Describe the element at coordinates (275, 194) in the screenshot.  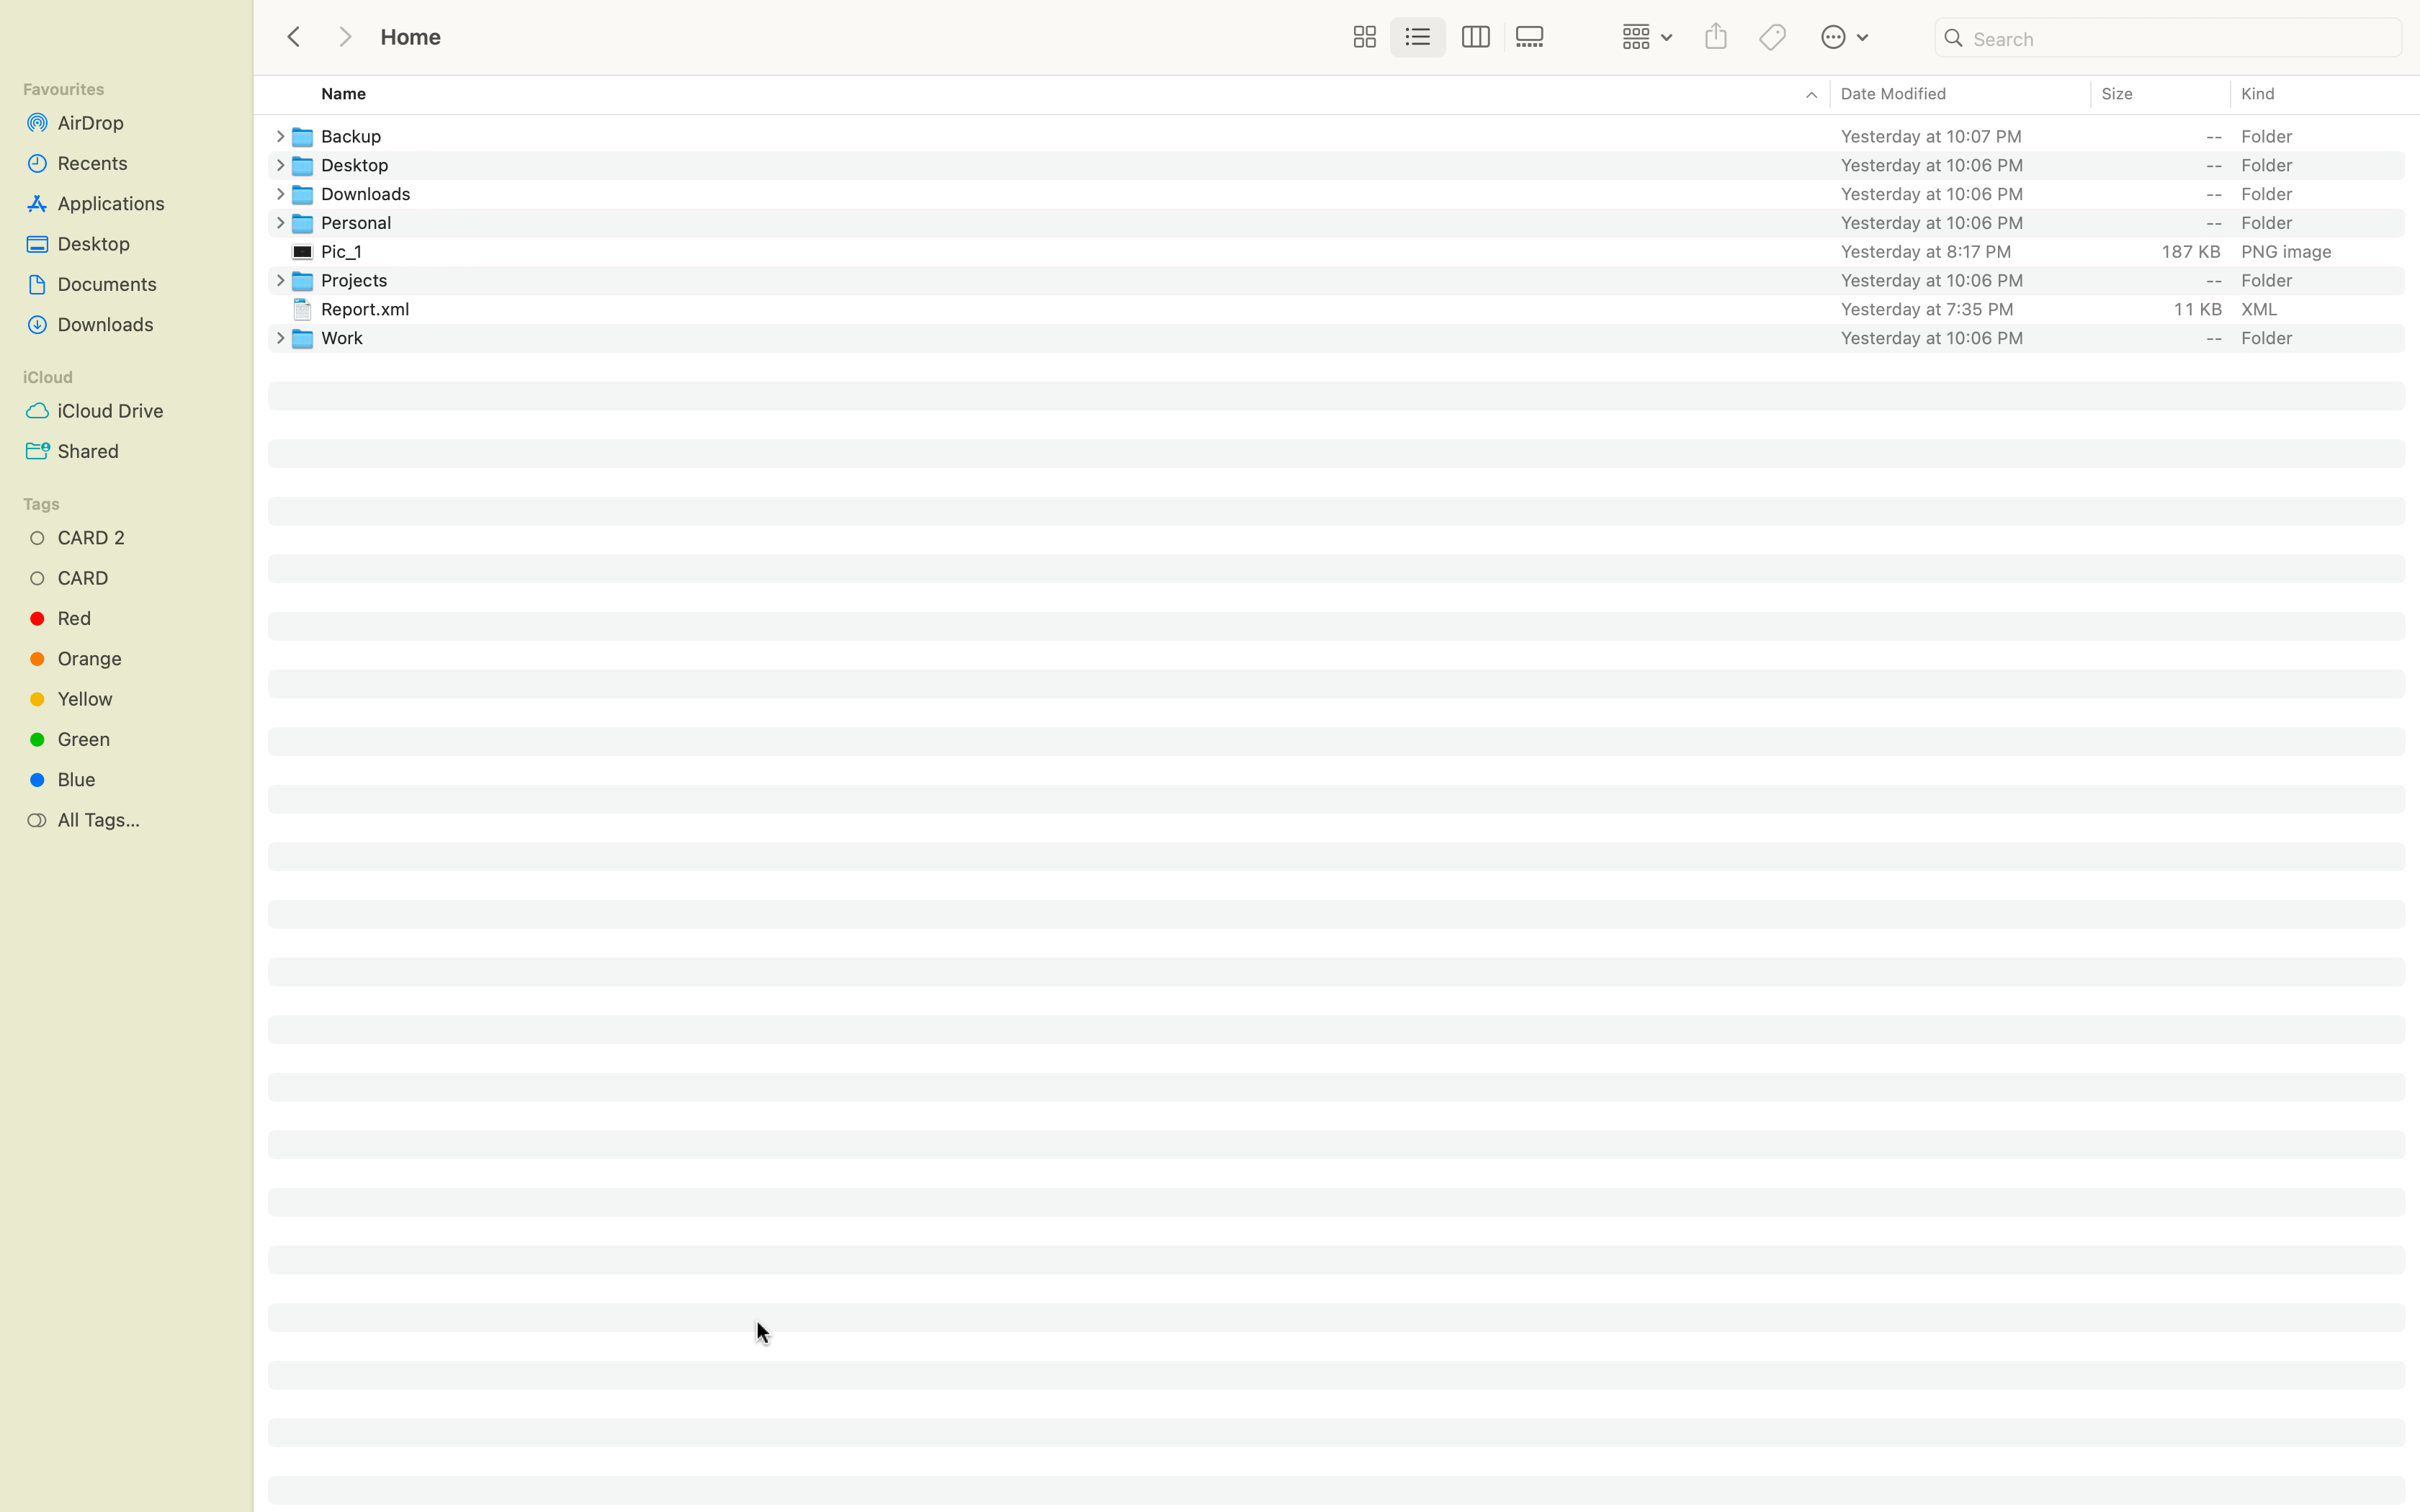
I see `Unfold the contents within the Downloads directory` at that location.